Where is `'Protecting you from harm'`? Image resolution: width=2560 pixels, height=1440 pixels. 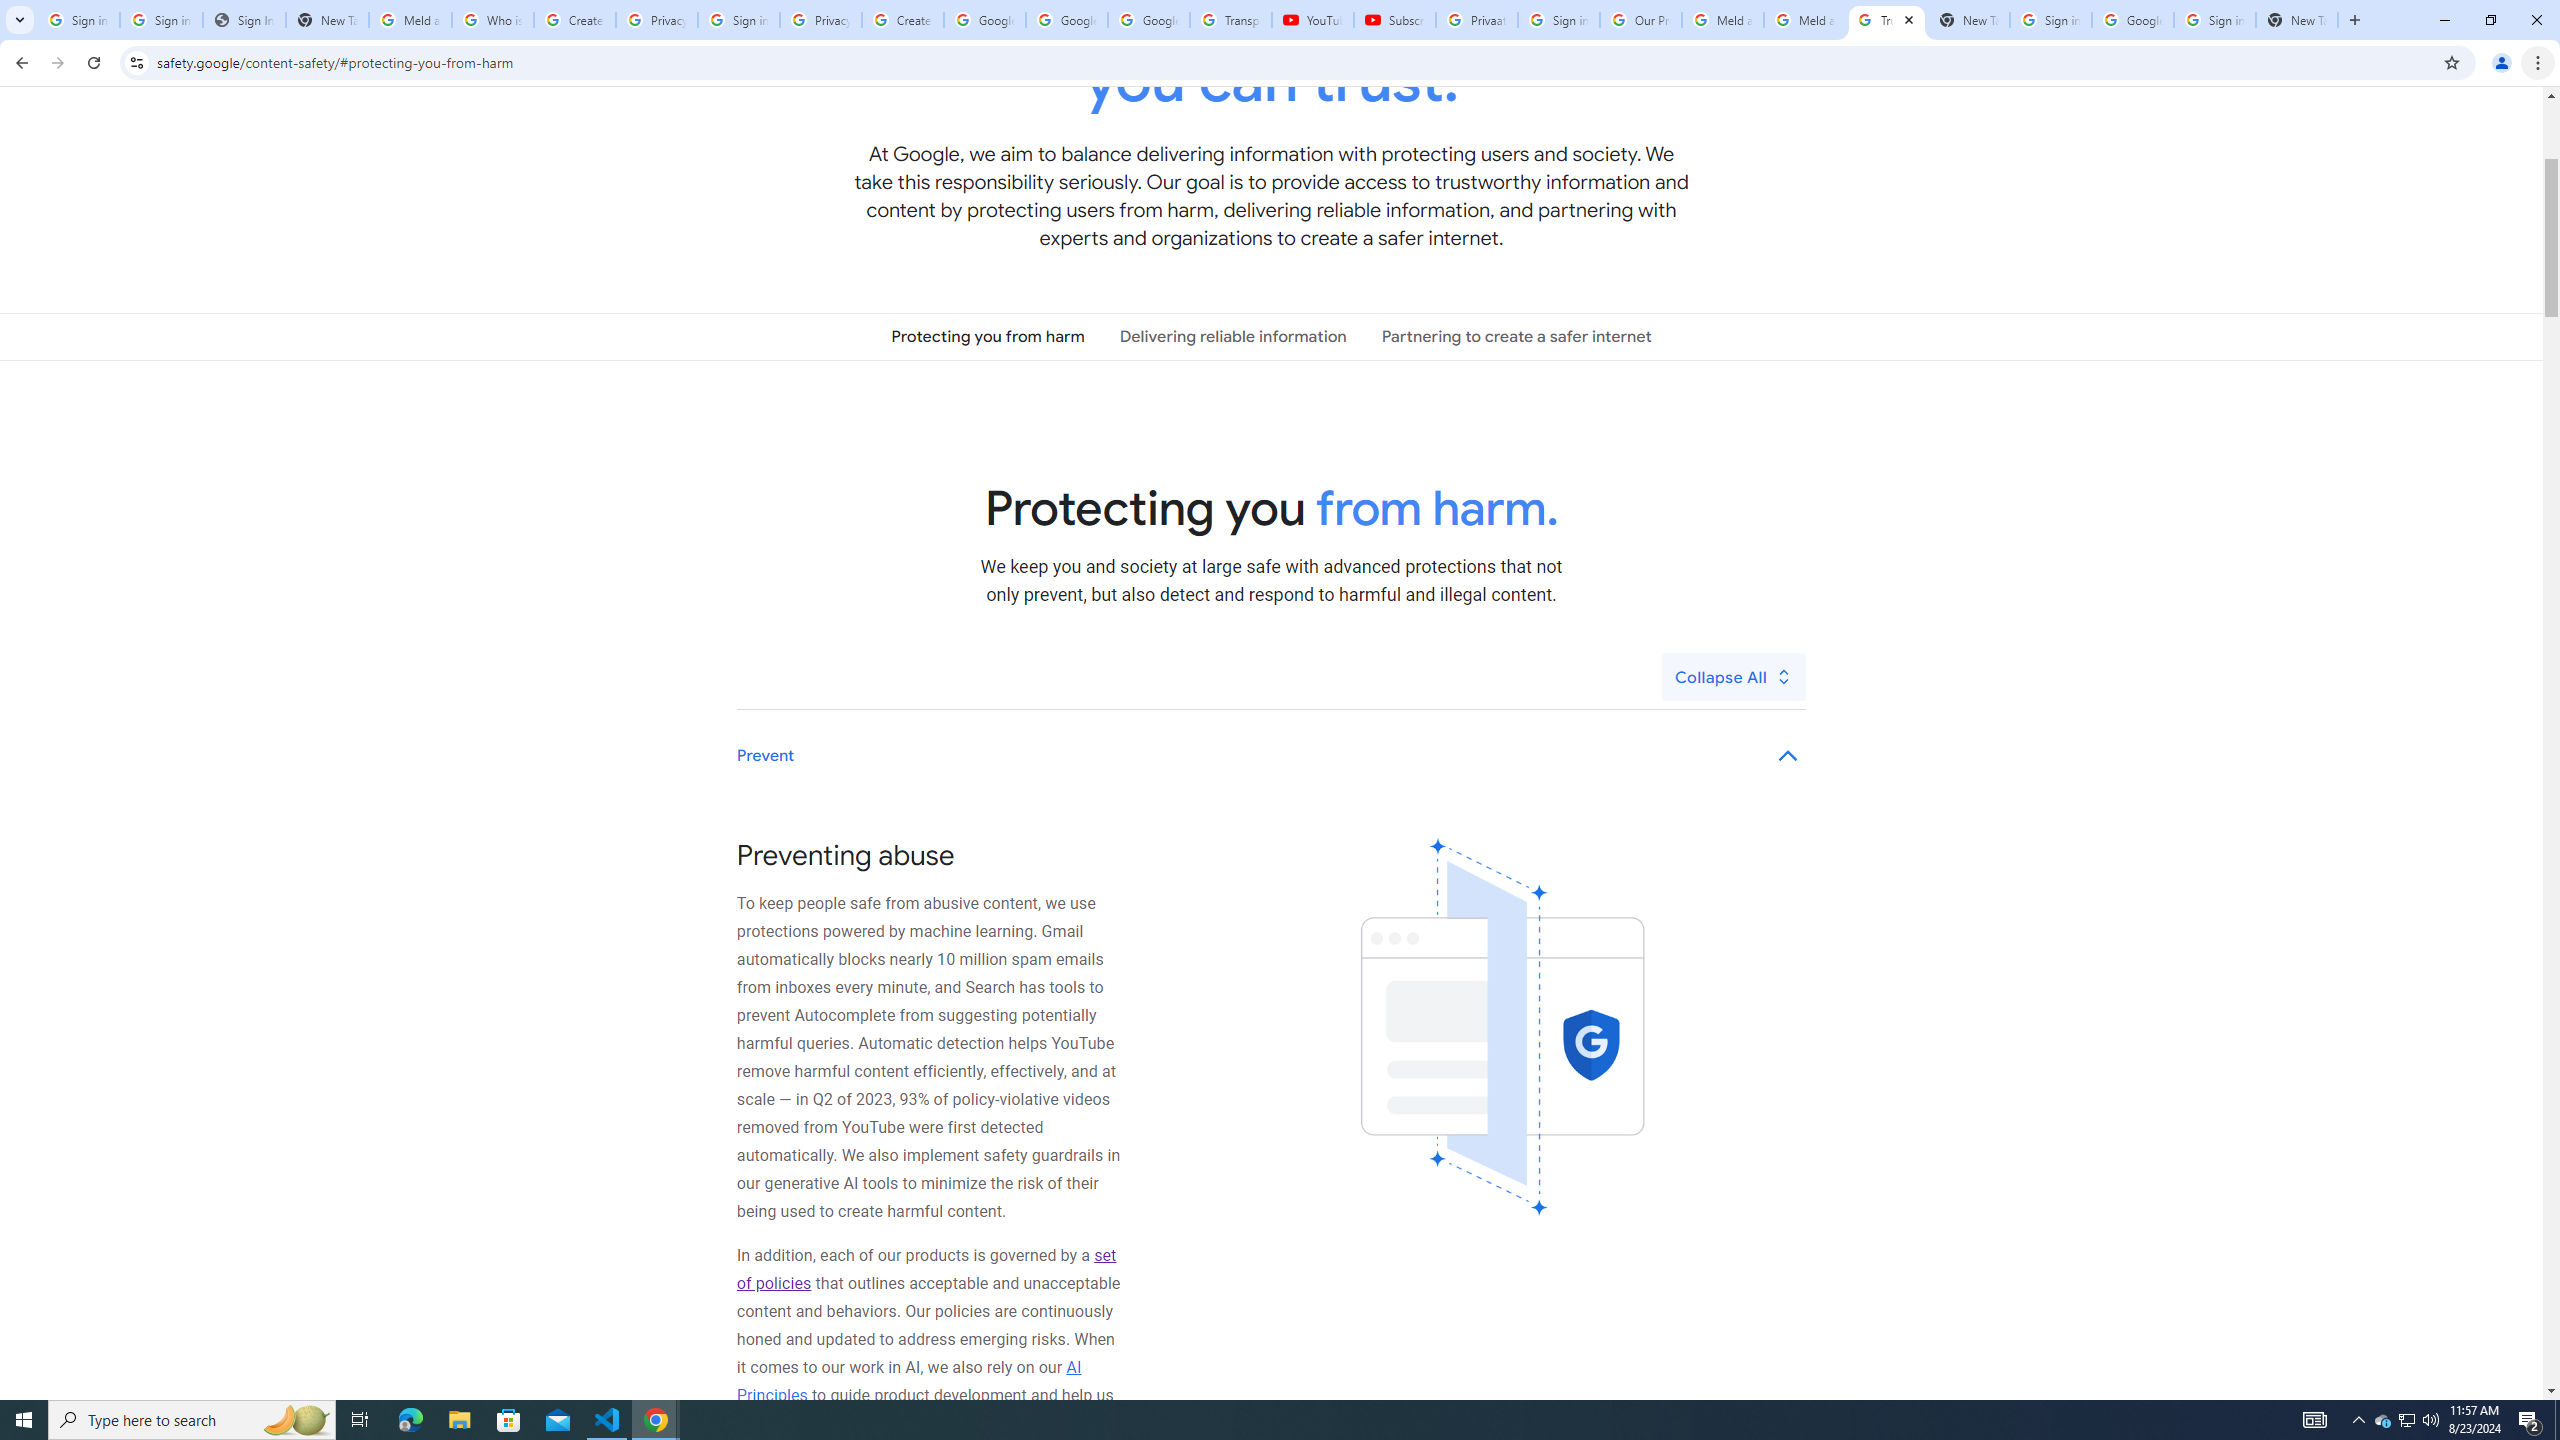 'Protecting you from harm' is located at coordinates (987, 336).